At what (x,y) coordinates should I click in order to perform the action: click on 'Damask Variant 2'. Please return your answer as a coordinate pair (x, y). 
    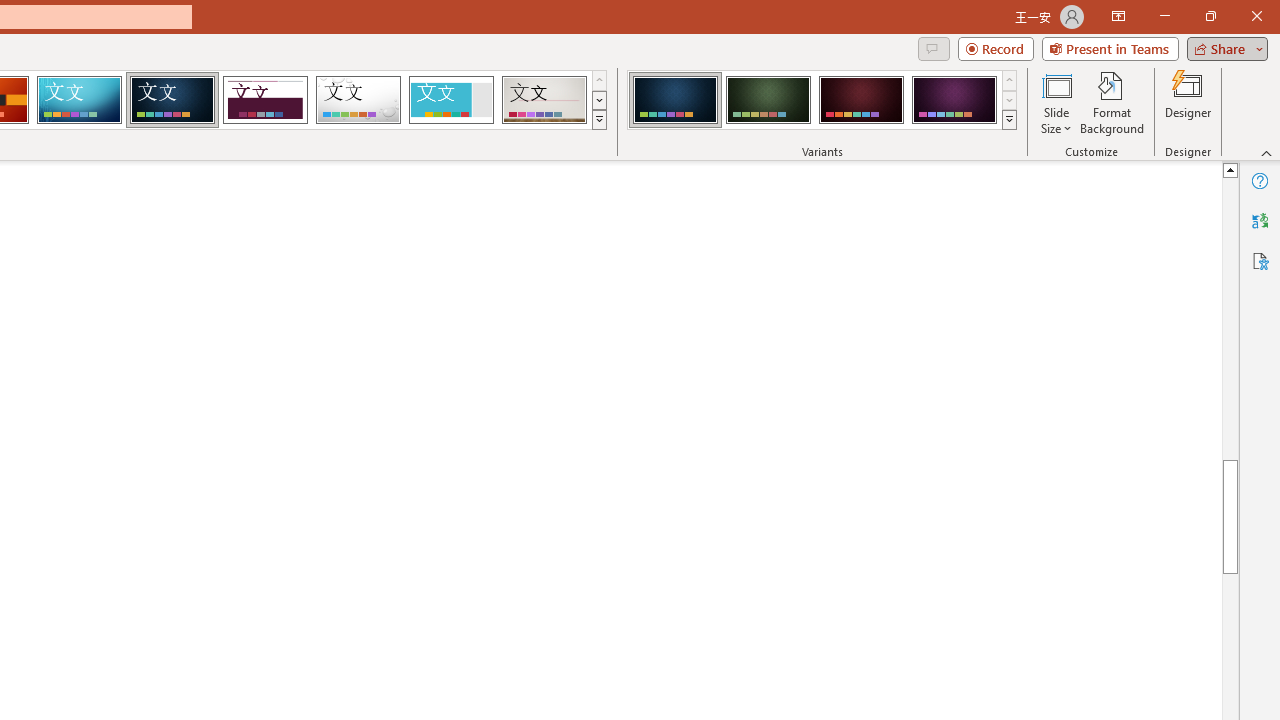
    Looking at the image, I should click on (767, 100).